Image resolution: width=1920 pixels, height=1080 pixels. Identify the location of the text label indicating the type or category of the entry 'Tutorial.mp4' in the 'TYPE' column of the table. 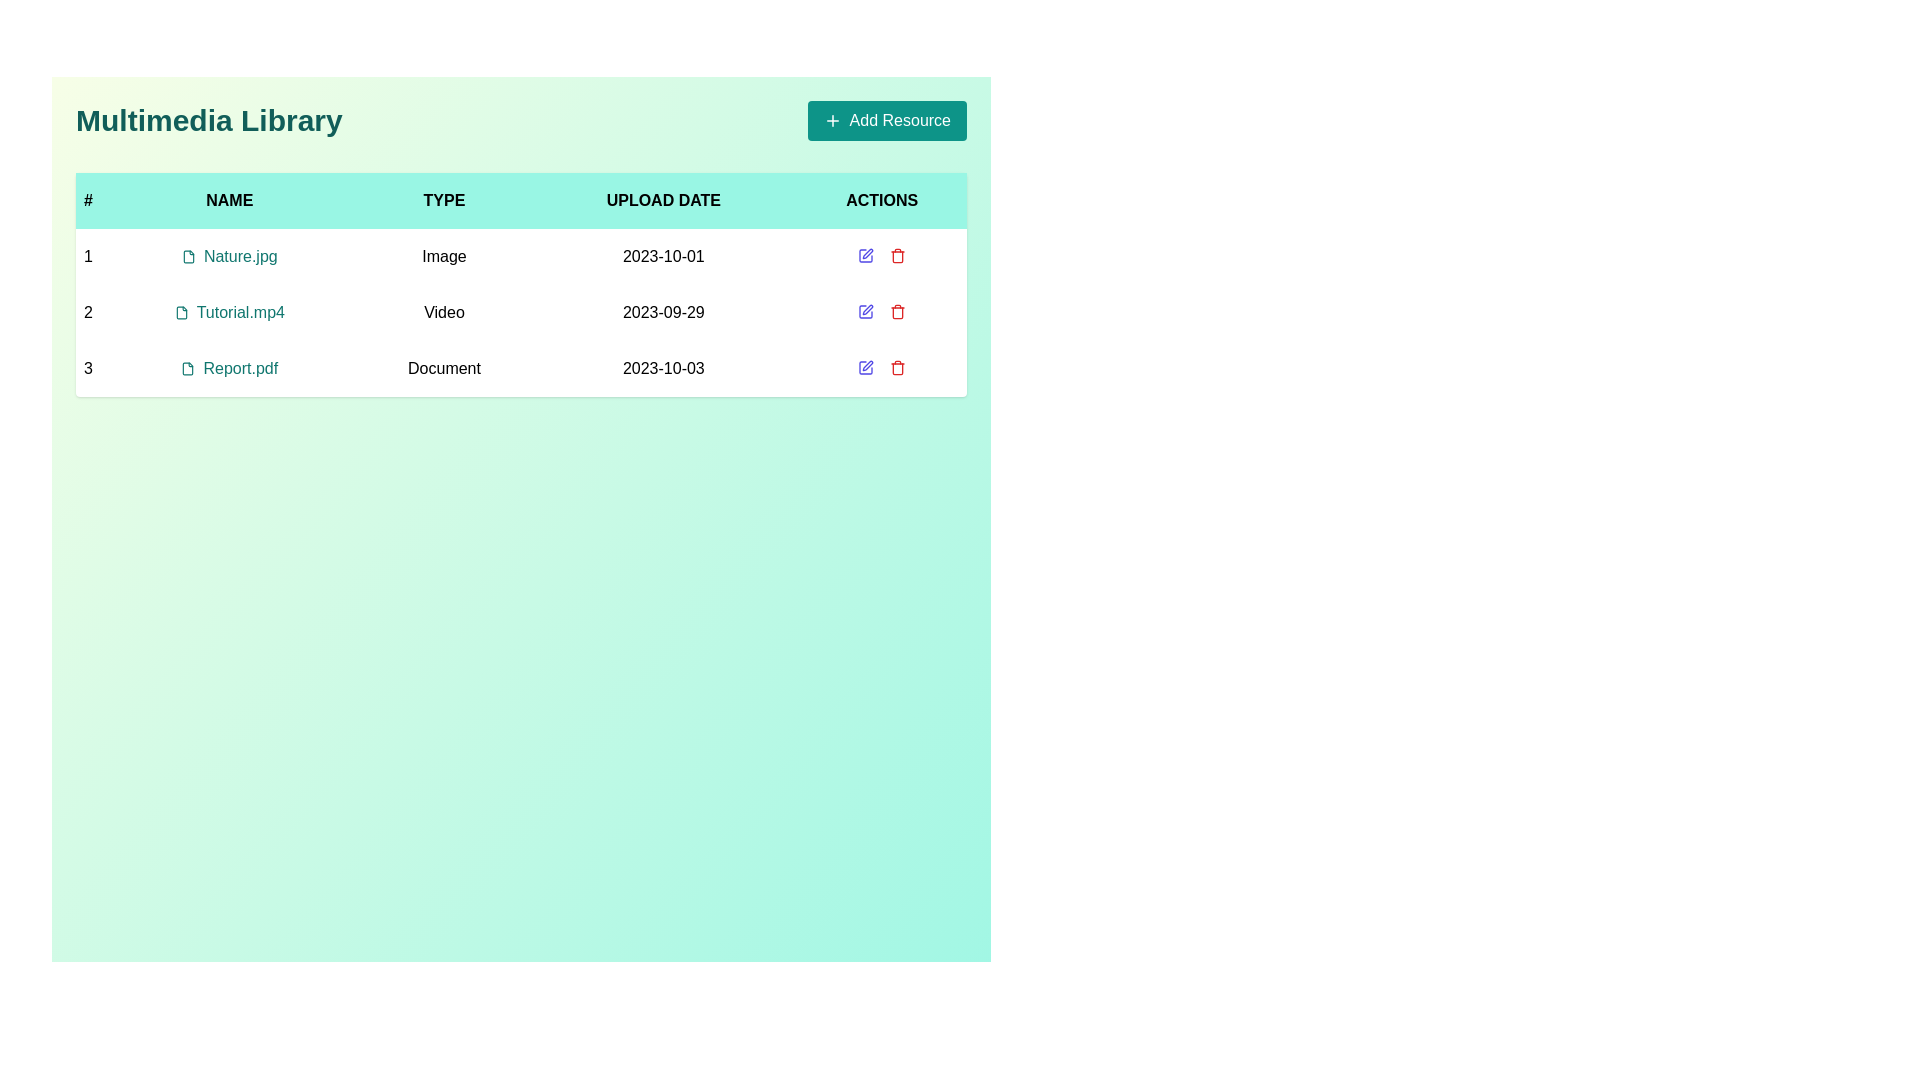
(443, 312).